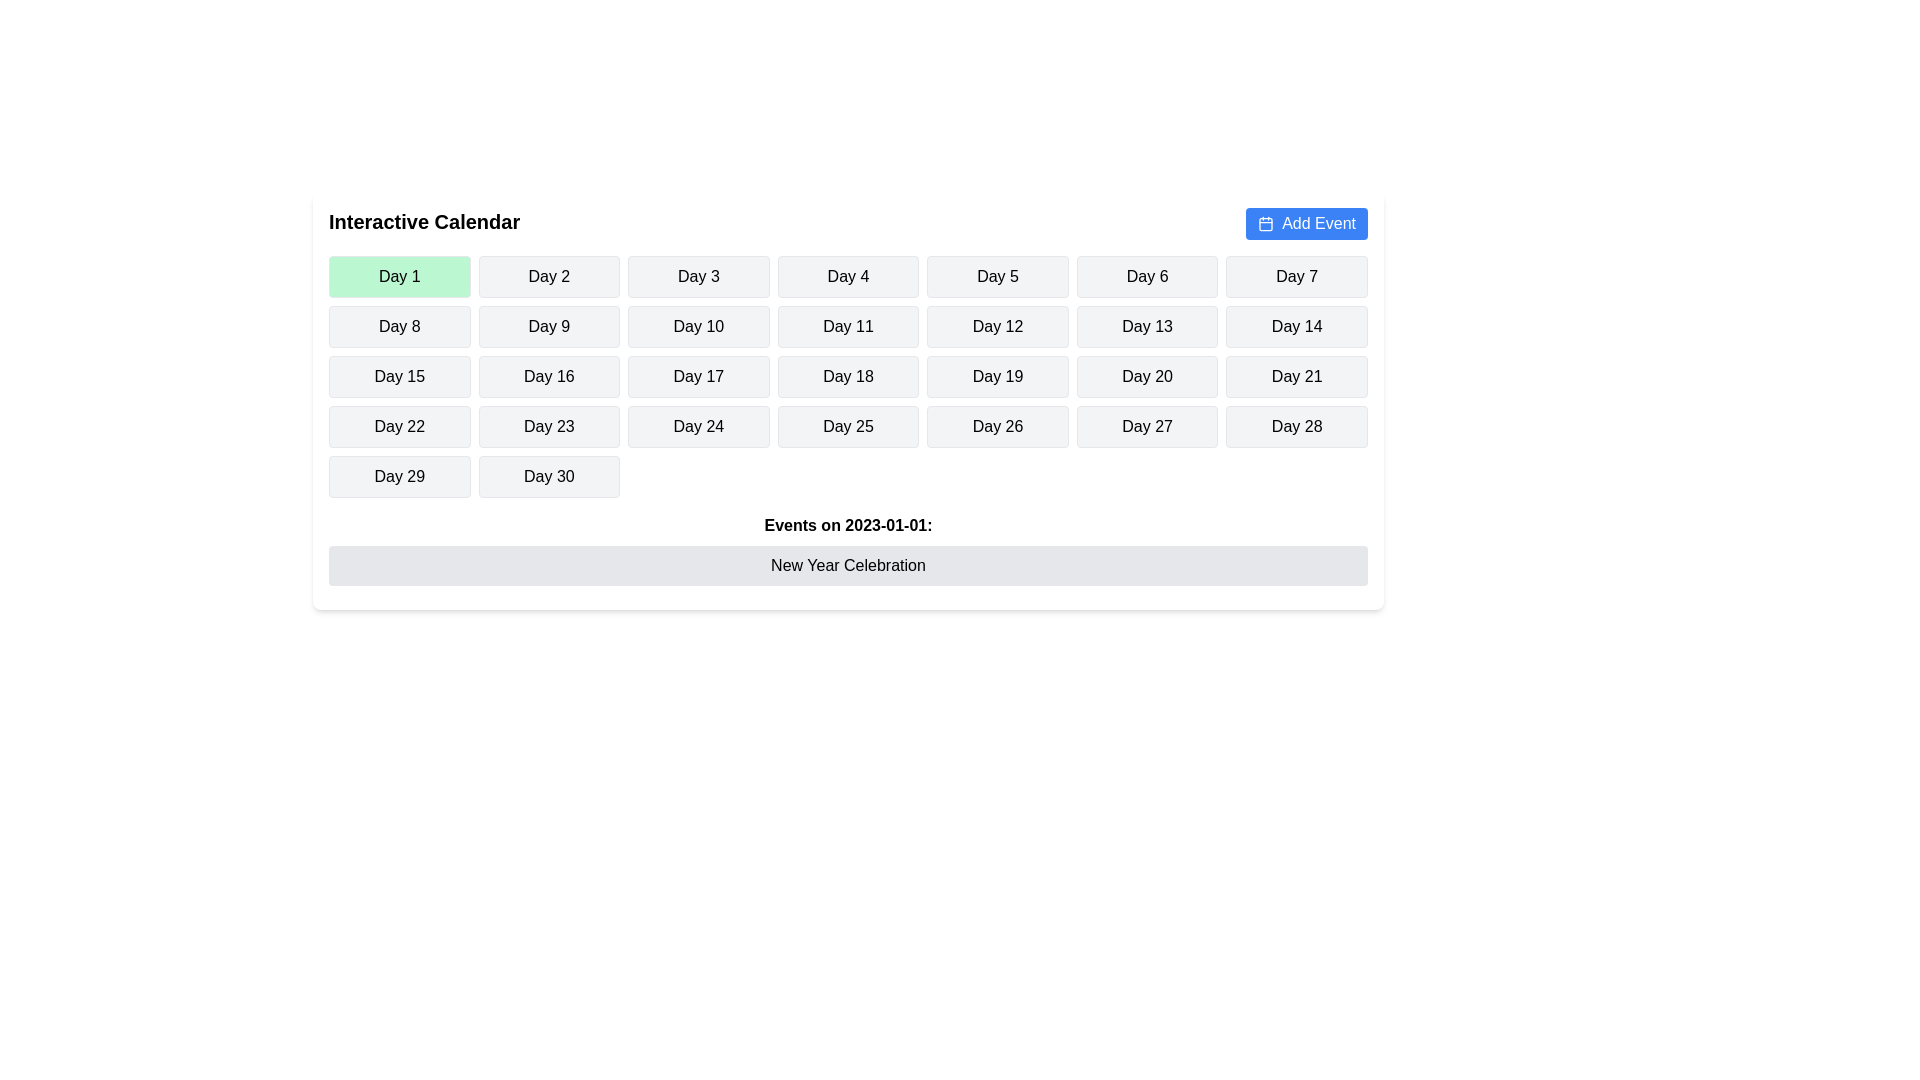  What do you see at coordinates (1147, 377) in the screenshot?
I see `the selectable day item button corresponding to 'Day 20' in the interactive calendar interface` at bounding box center [1147, 377].